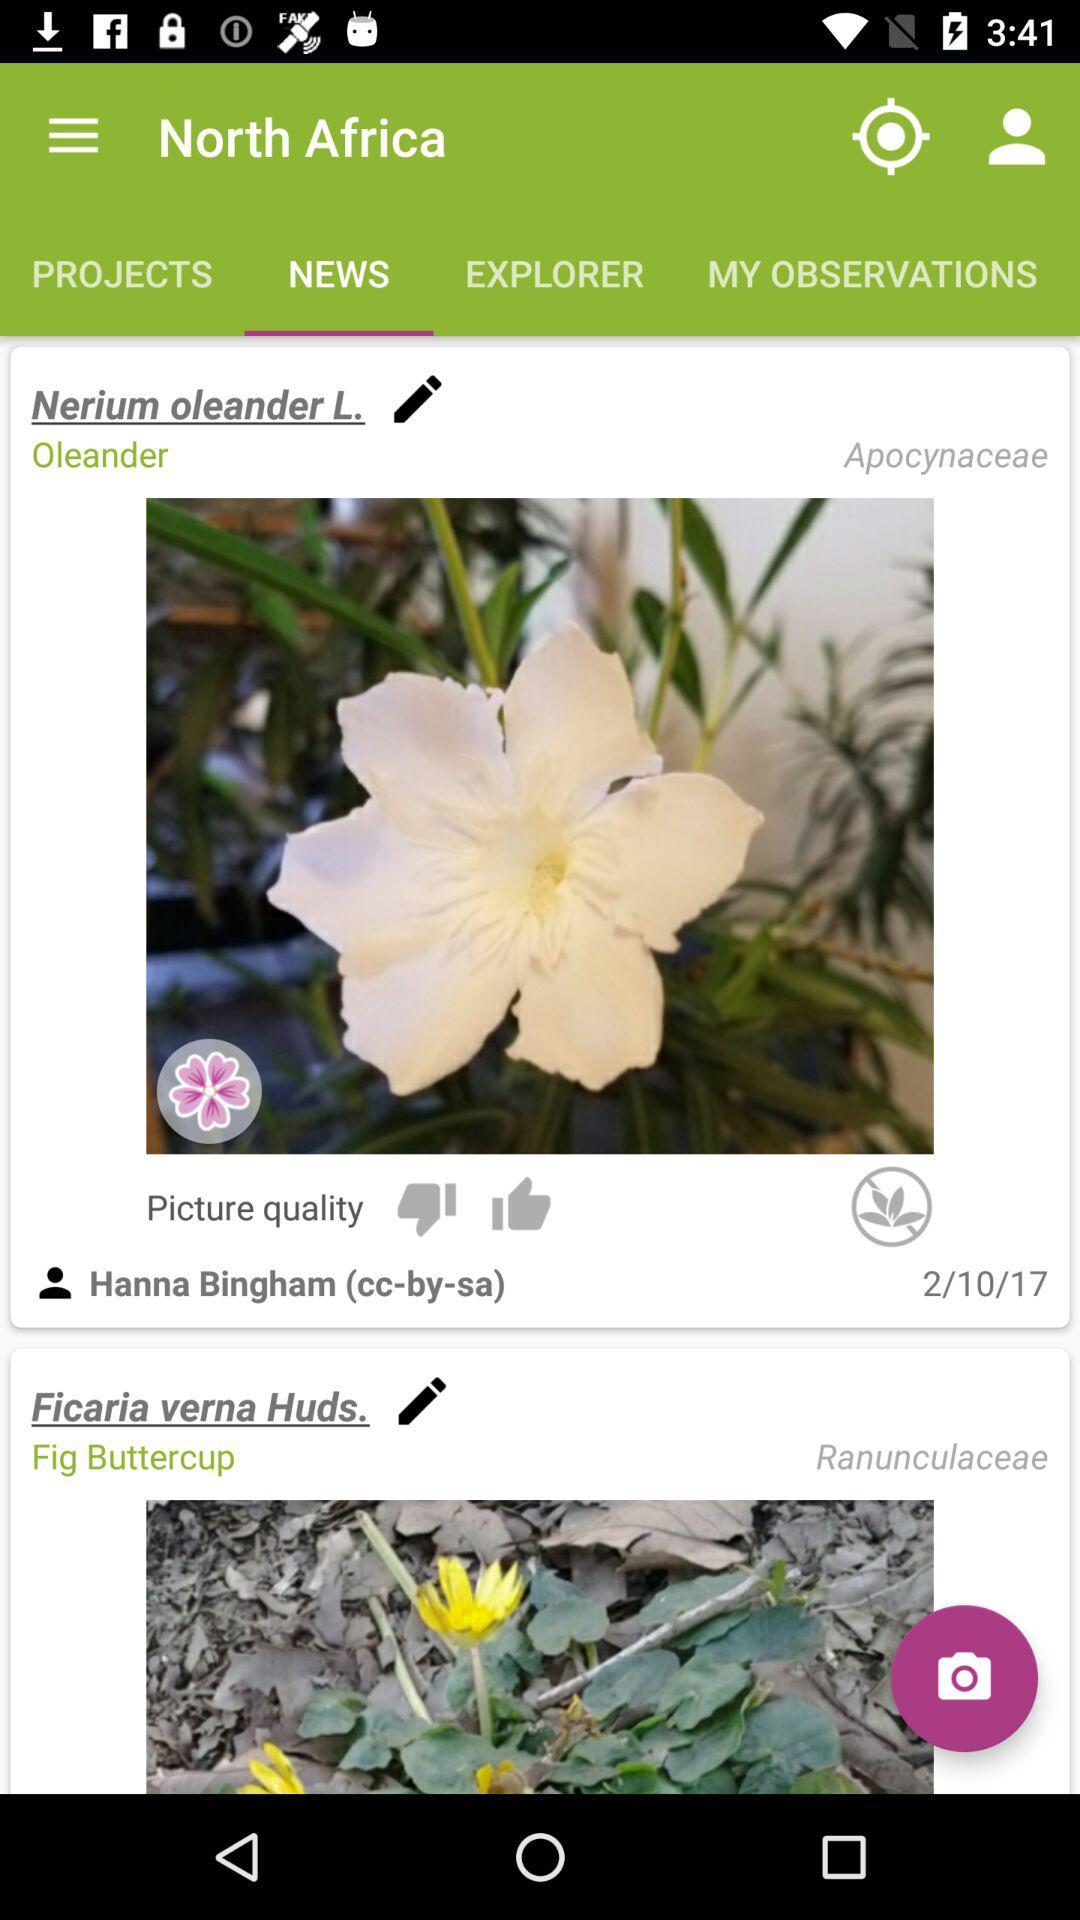 This screenshot has width=1080, height=1920. Describe the element at coordinates (72, 135) in the screenshot. I see `item to the left of the north africa app` at that location.